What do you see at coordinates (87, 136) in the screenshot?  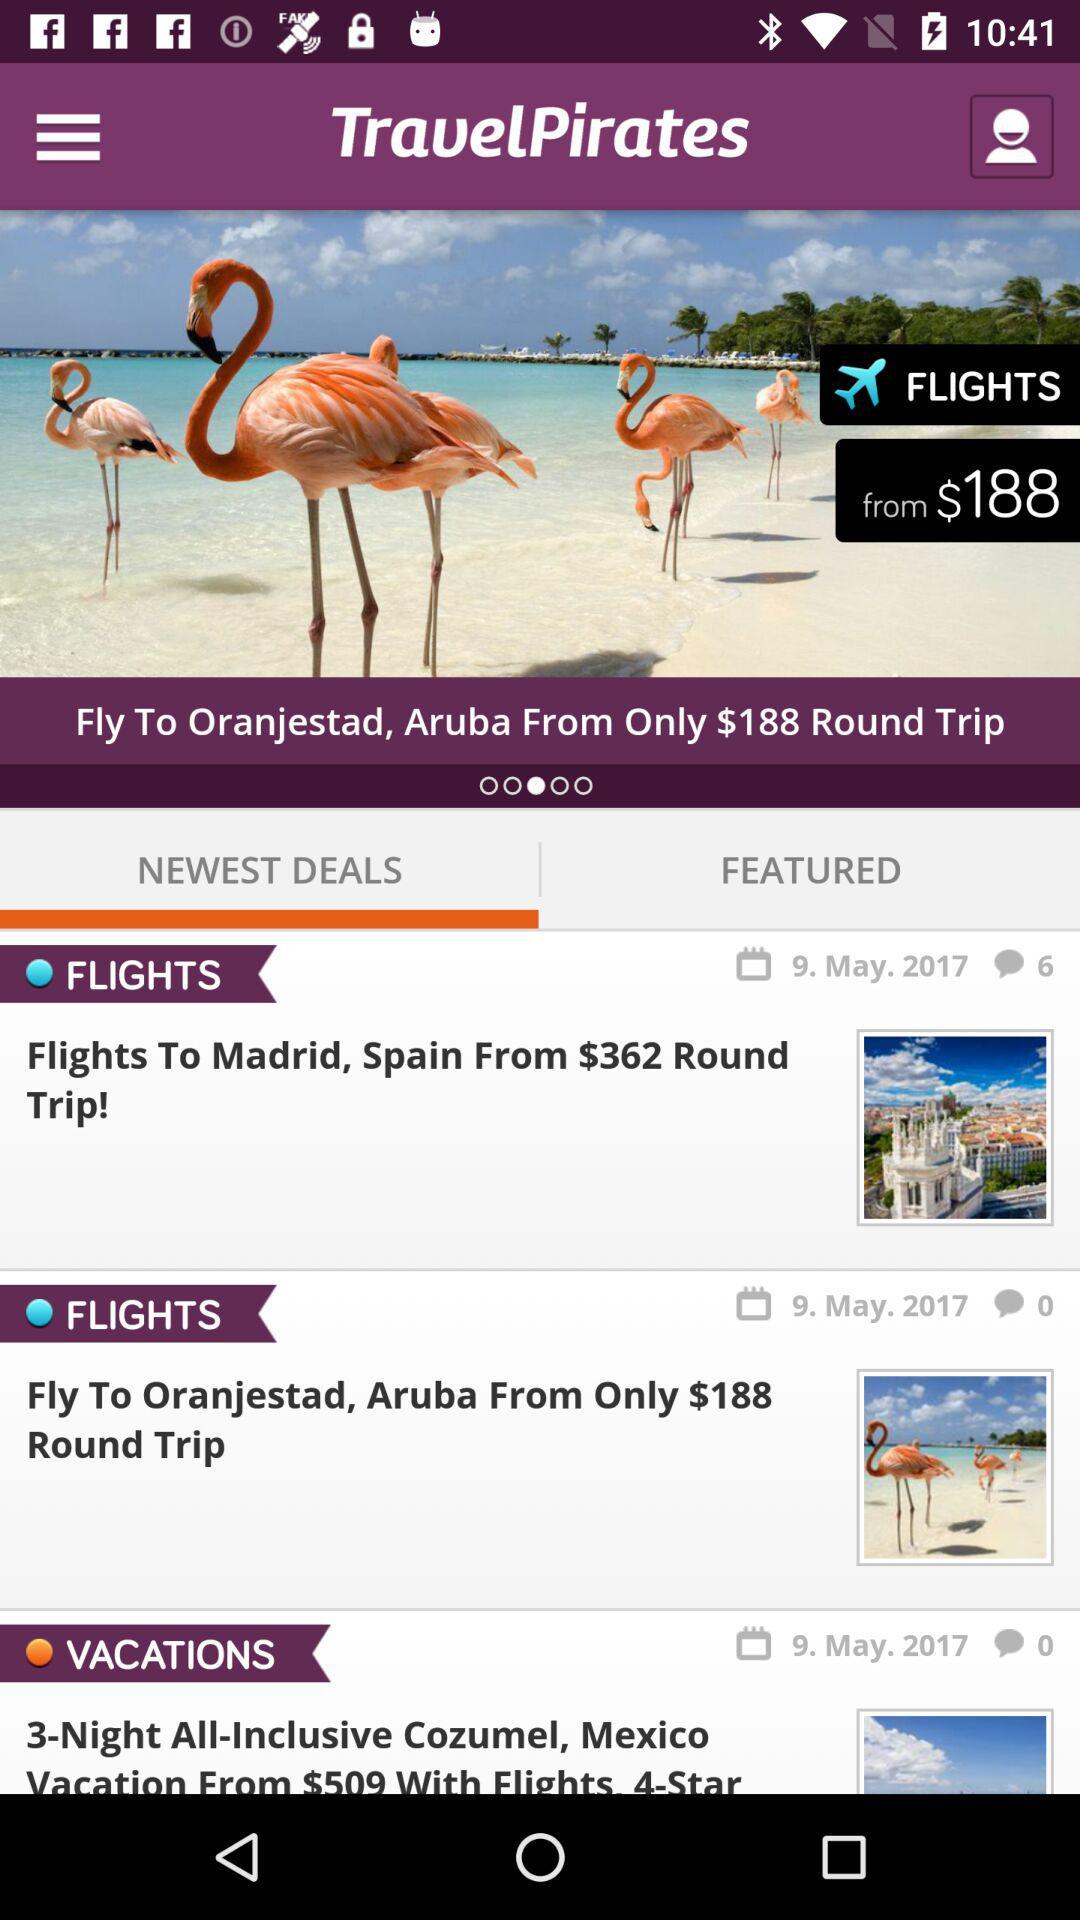 I see `icon at the top left corner` at bounding box center [87, 136].